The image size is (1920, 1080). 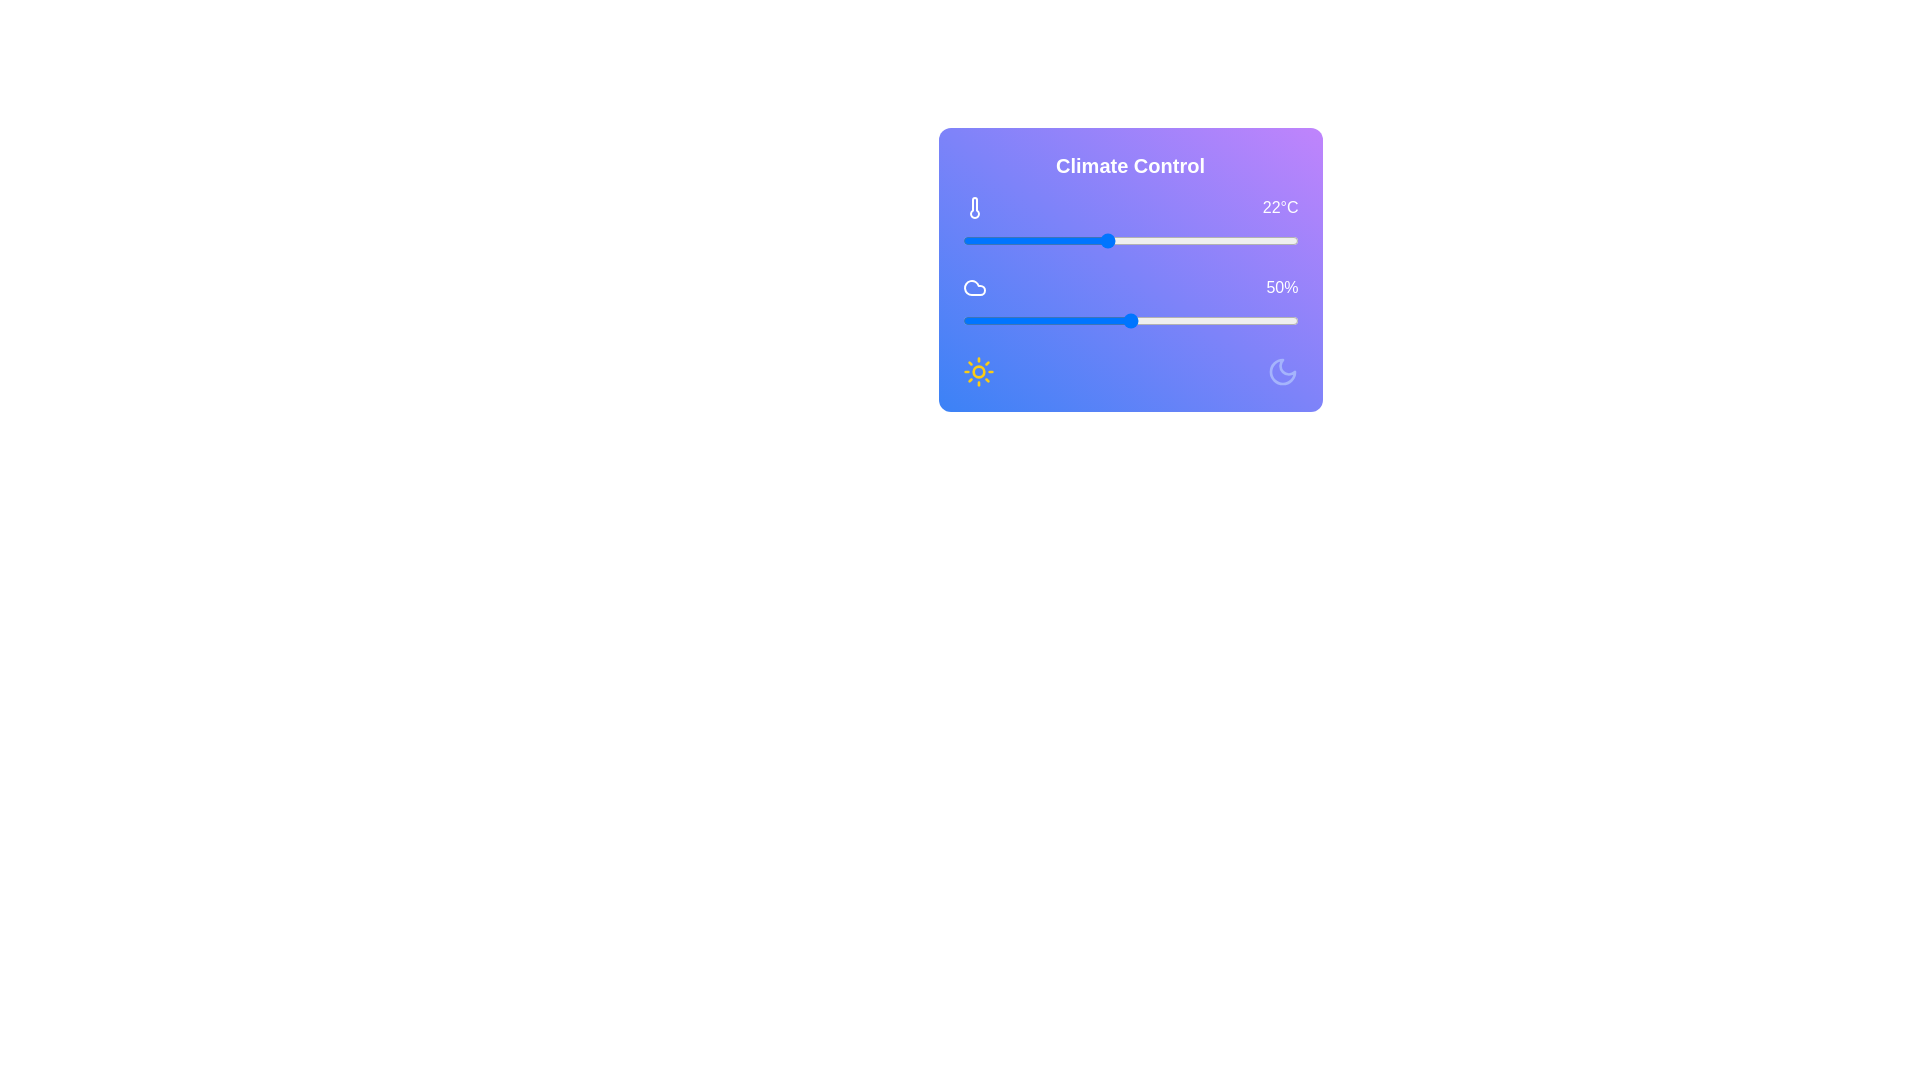 What do you see at coordinates (1282, 371) in the screenshot?
I see `the static state of the moon or night mode icon located in the bottom right corner of the climate control card interface` at bounding box center [1282, 371].